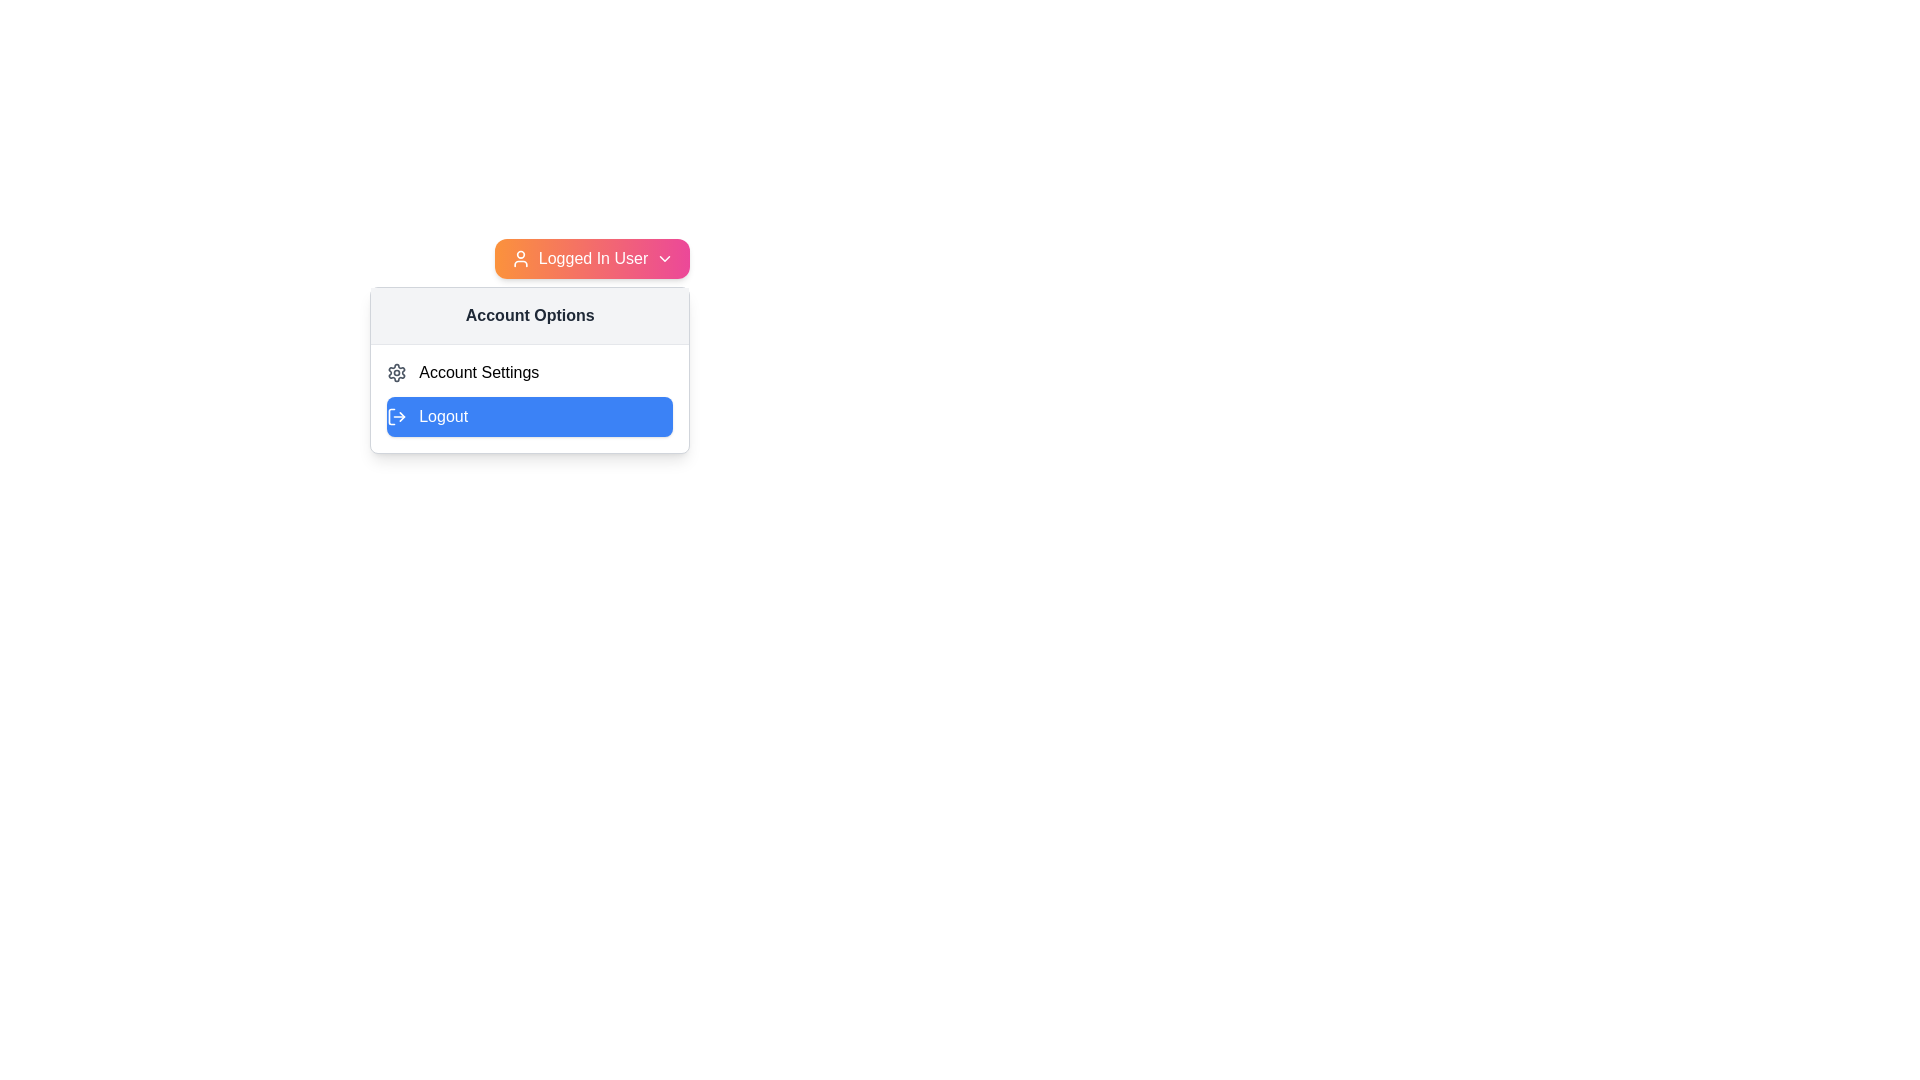 This screenshot has height=1080, width=1920. What do you see at coordinates (397, 415) in the screenshot?
I see `the icon located on the left side of the 'Logout' button in a blue, rounded rectangle within the dropdown menu` at bounding box center [397, 415].